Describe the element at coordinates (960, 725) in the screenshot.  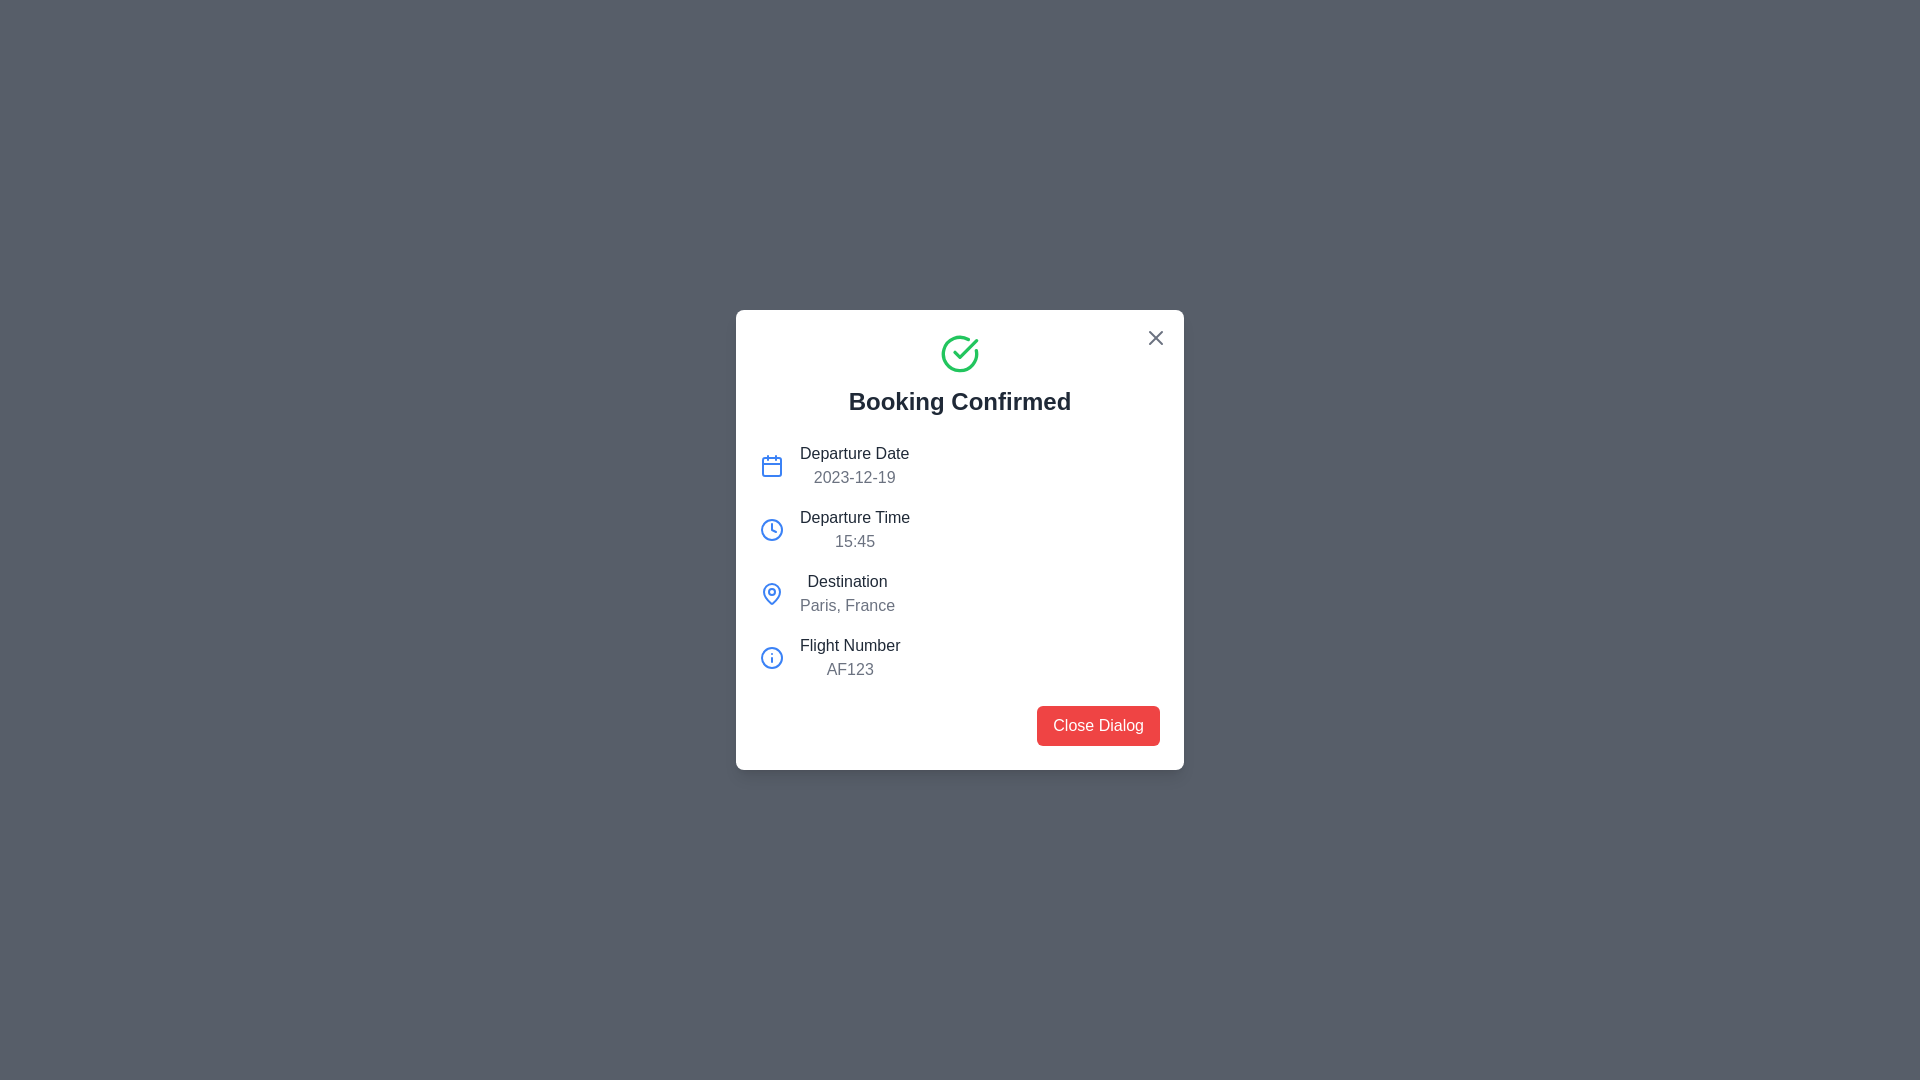
I see `the 'Close Dialog' button located at the bottom of the dialog box containing booking confirmation details` at that location.